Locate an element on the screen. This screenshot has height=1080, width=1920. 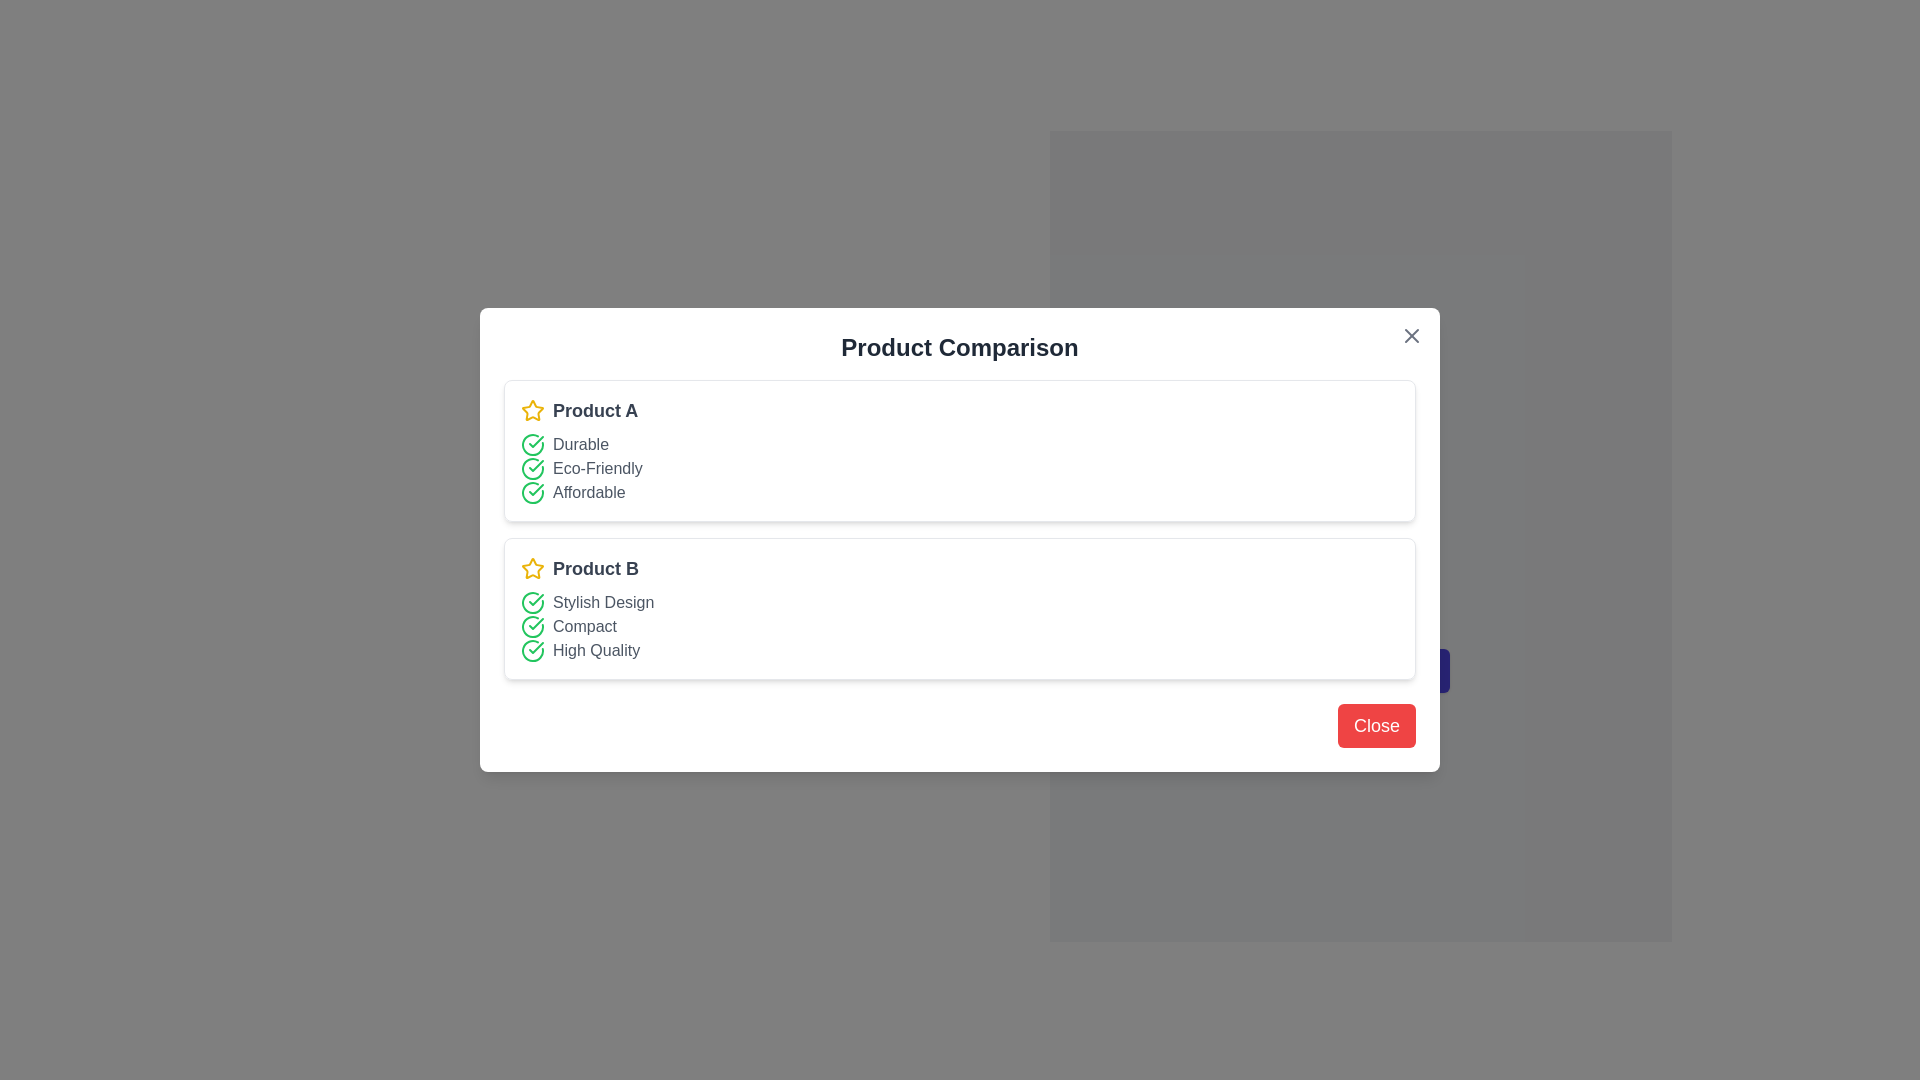
the circular green outline icon with a check mark next to the label 'Affordable' in the features list for 'Product A' is located at coordinates (532, 493).